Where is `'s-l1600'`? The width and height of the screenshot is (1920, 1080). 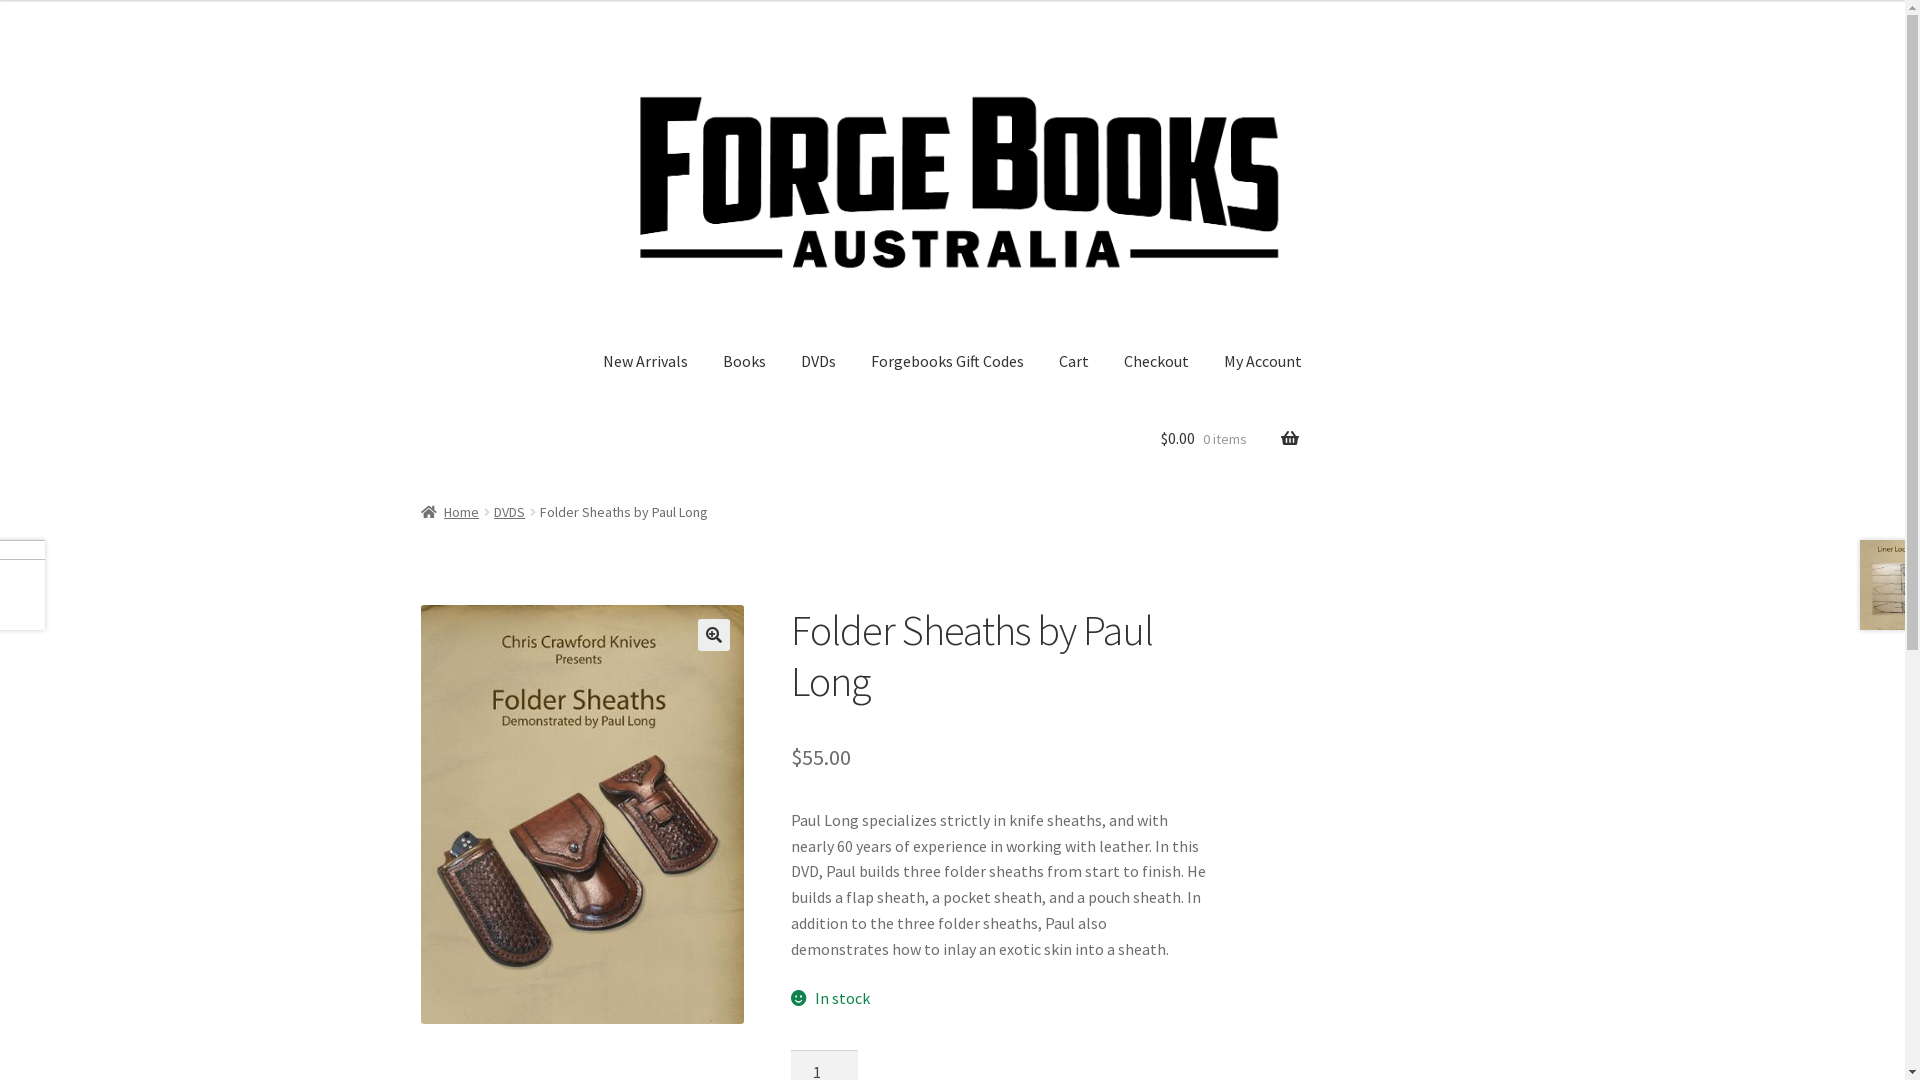 's-l1600' is located at coordinates (581, 813).